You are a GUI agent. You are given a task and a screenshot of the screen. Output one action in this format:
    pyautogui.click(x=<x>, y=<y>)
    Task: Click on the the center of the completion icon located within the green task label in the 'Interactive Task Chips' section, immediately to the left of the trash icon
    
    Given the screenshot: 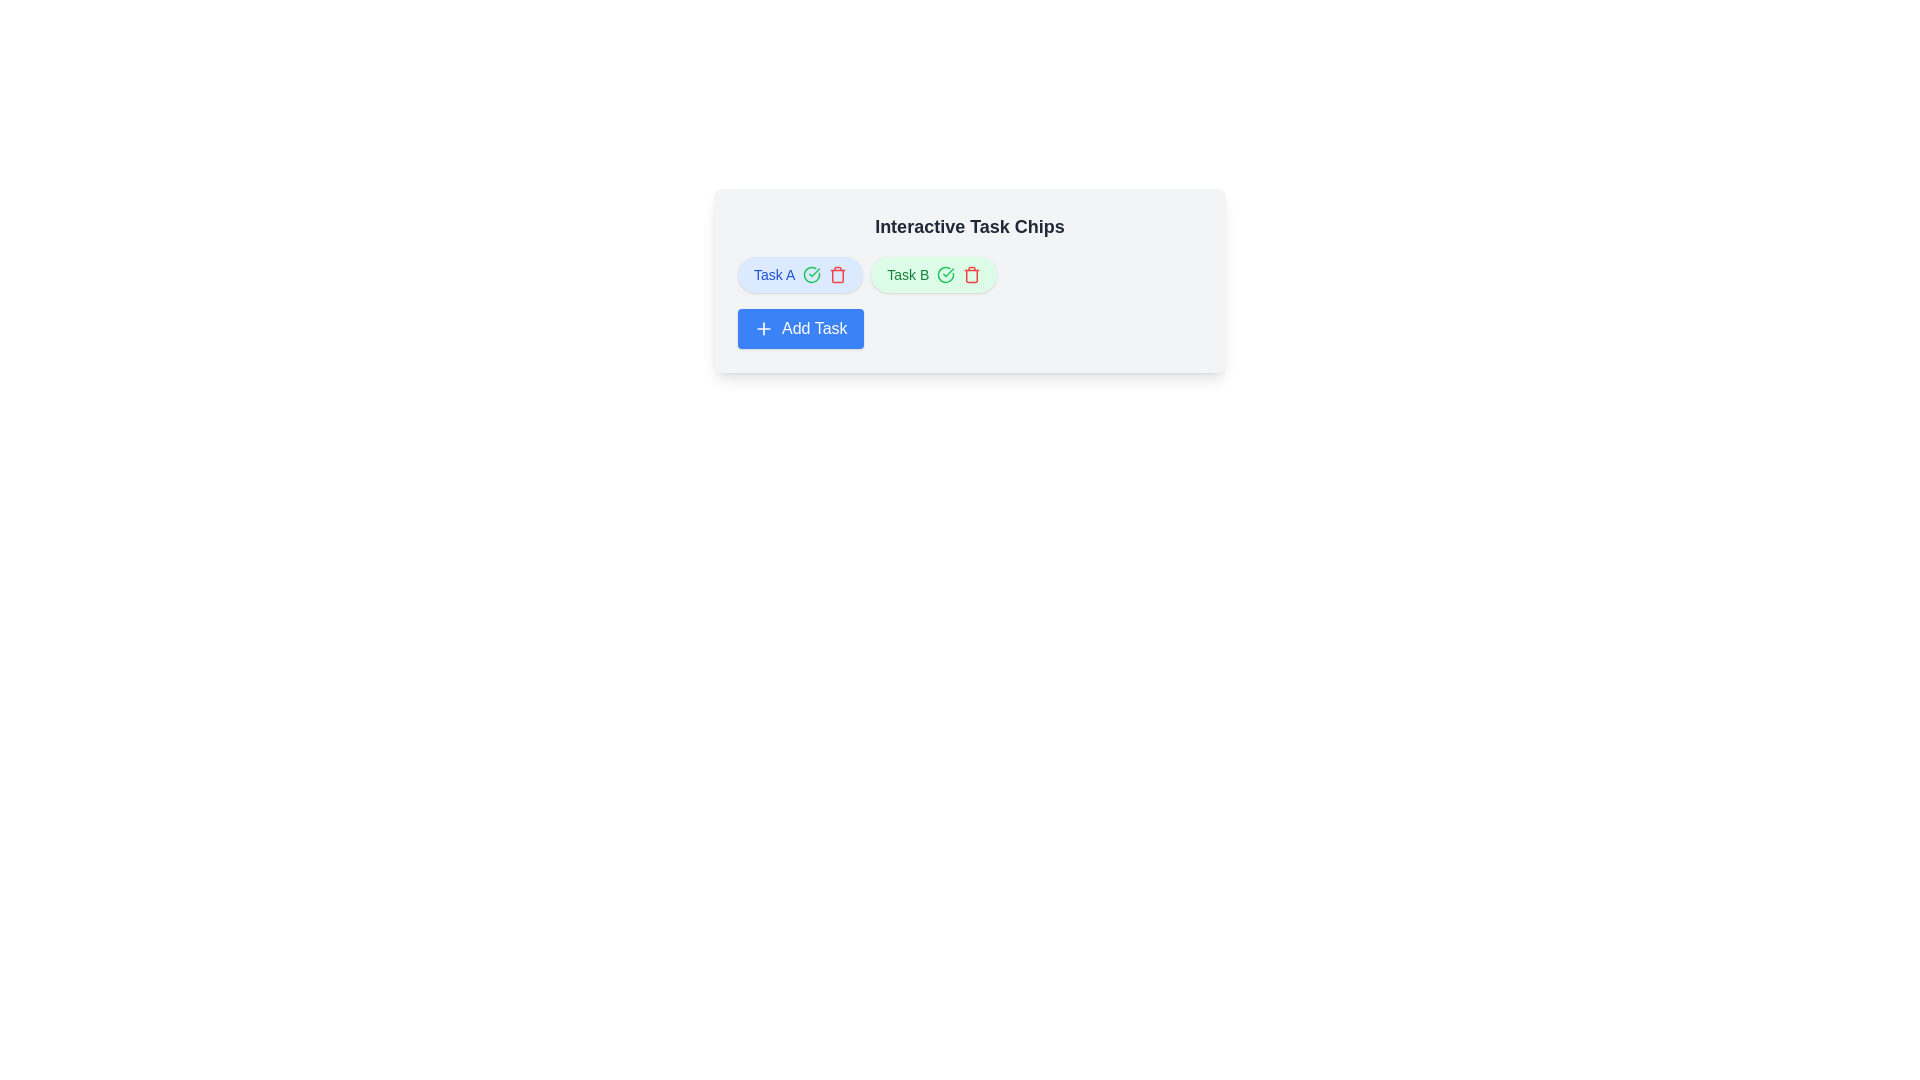 What is the action you would take?
    pyautogui.click(x=812, y=274)
    